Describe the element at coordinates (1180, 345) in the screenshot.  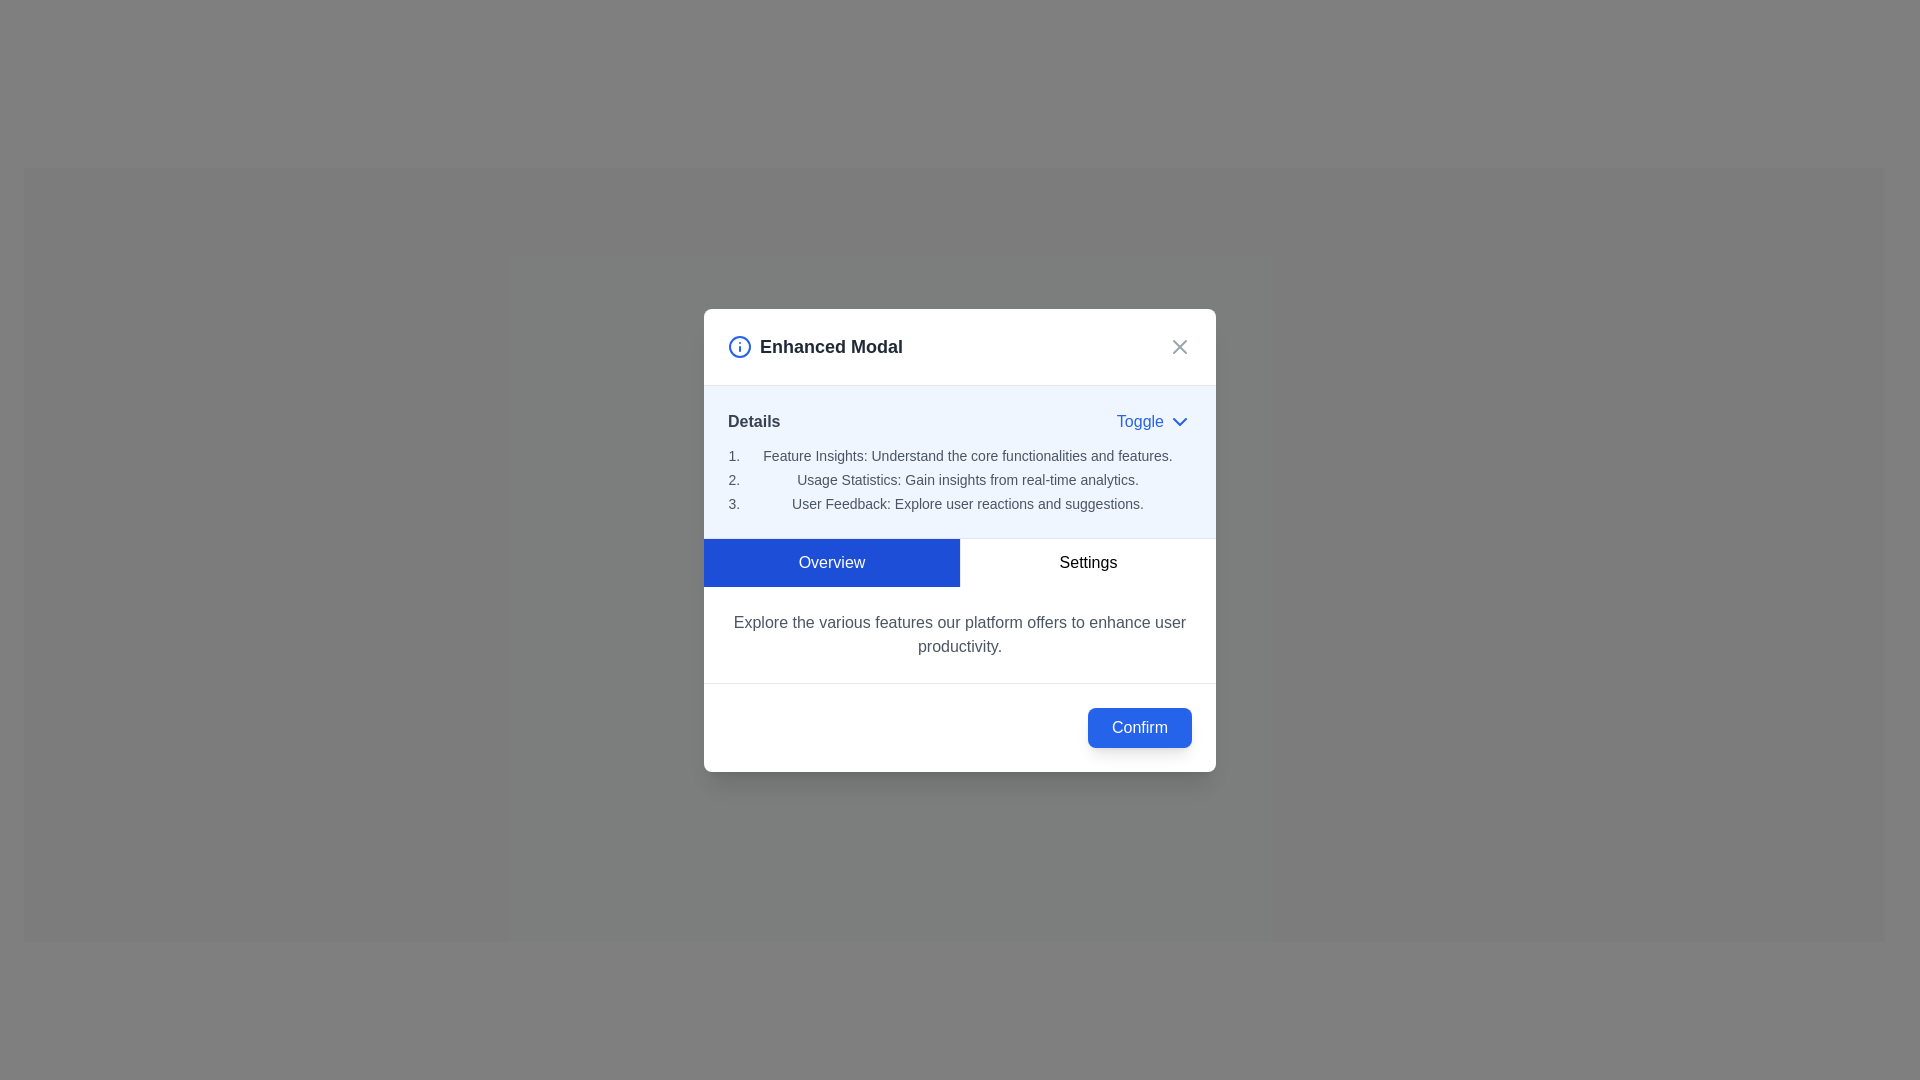
I see `the close button located at the top-right corner of the 'Enhanced Modal' header` at that location.